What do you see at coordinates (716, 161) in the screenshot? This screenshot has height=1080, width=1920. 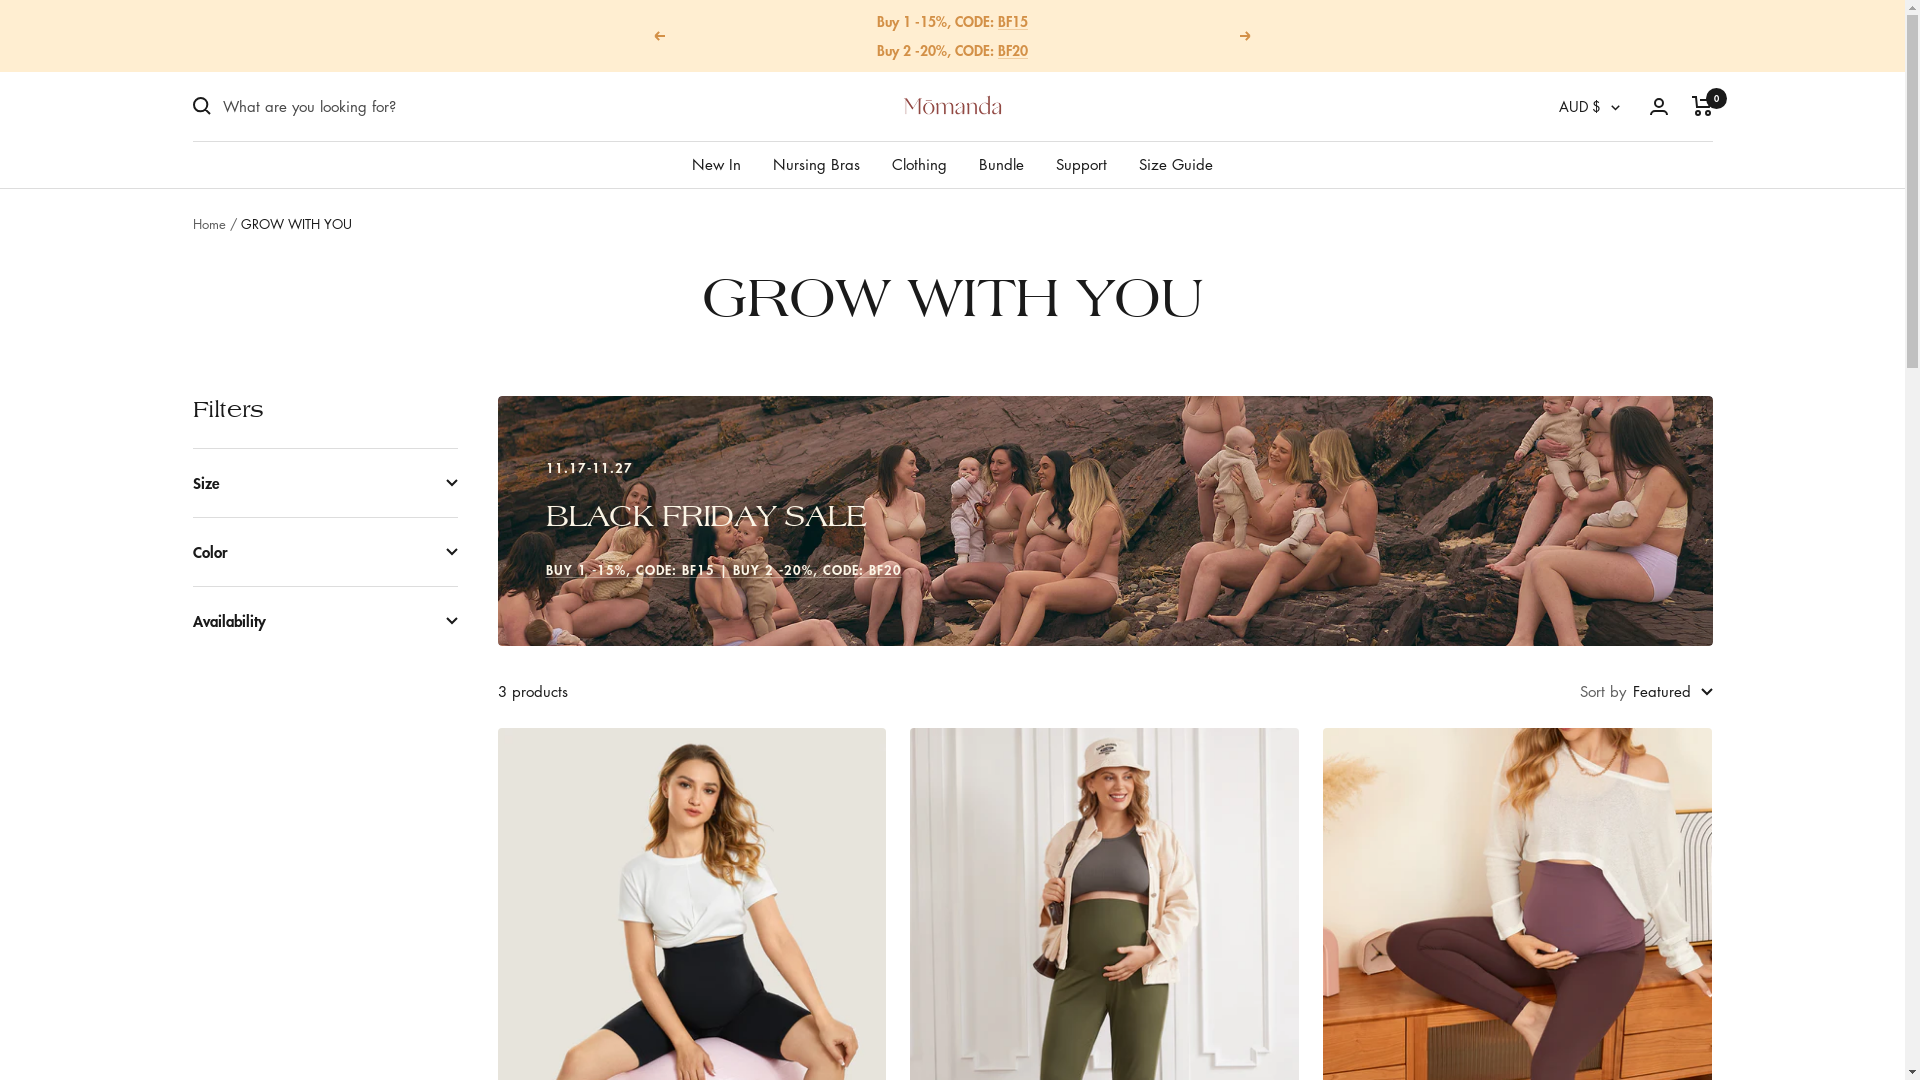 I see `'New In'` at bounding box center [716, 161].